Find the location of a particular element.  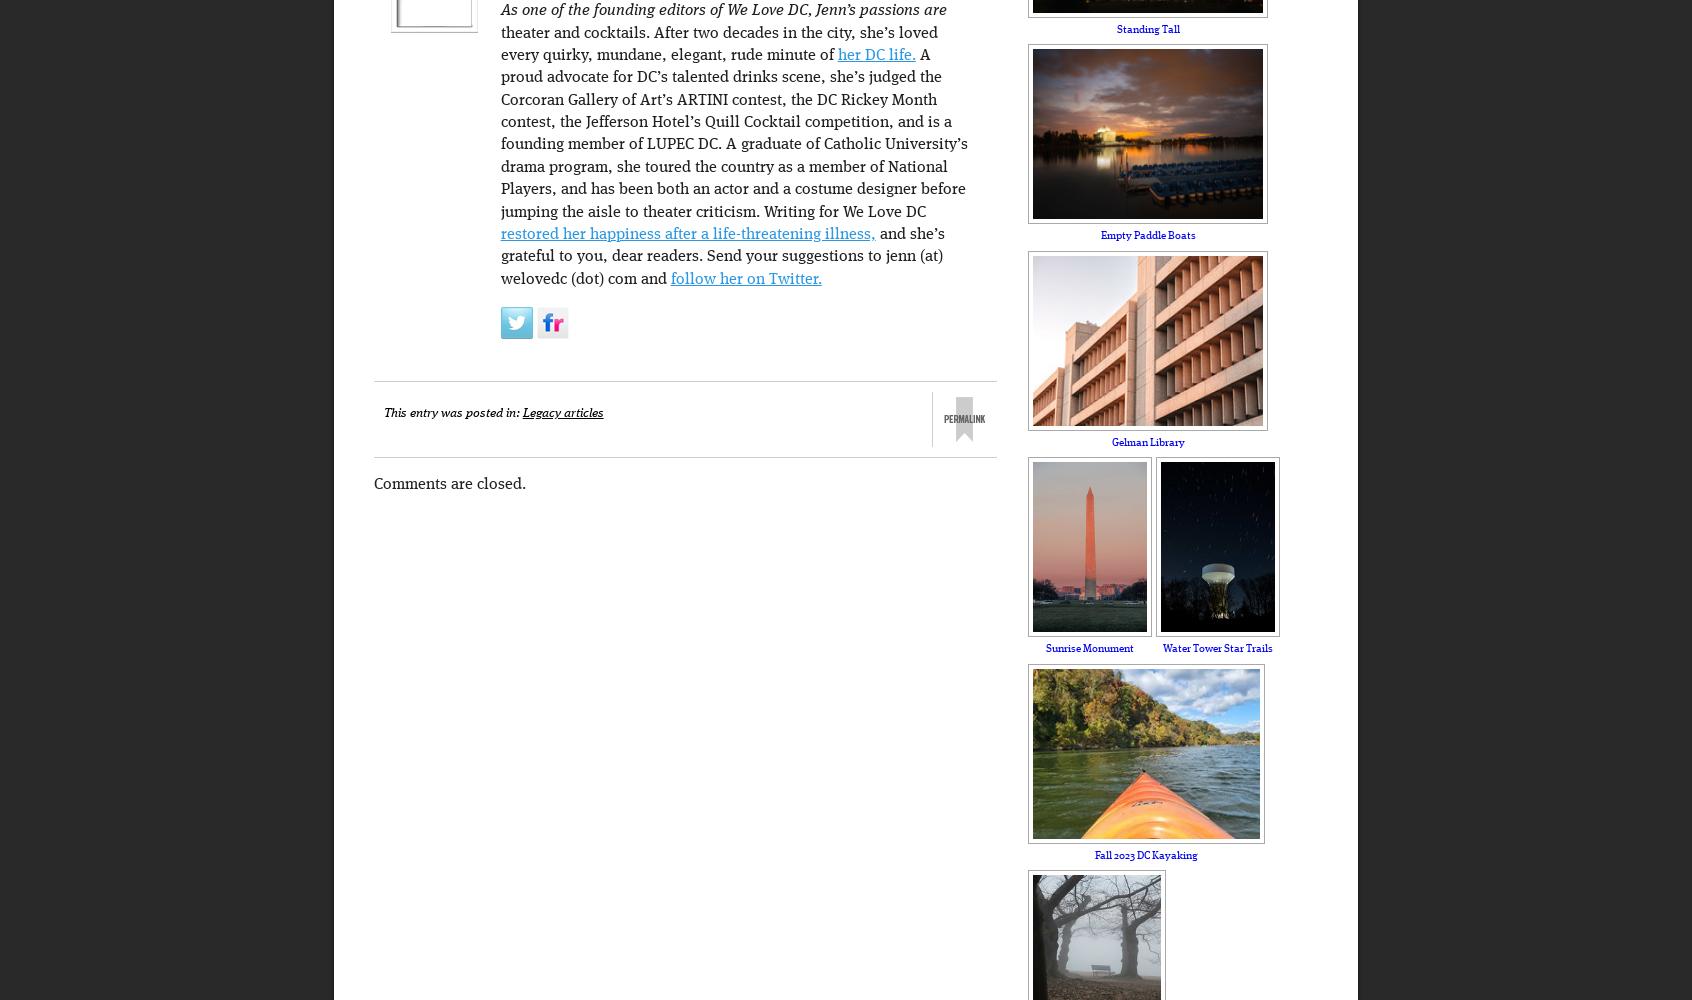

'Standing Tall' is located at coordinates (1146, 29).